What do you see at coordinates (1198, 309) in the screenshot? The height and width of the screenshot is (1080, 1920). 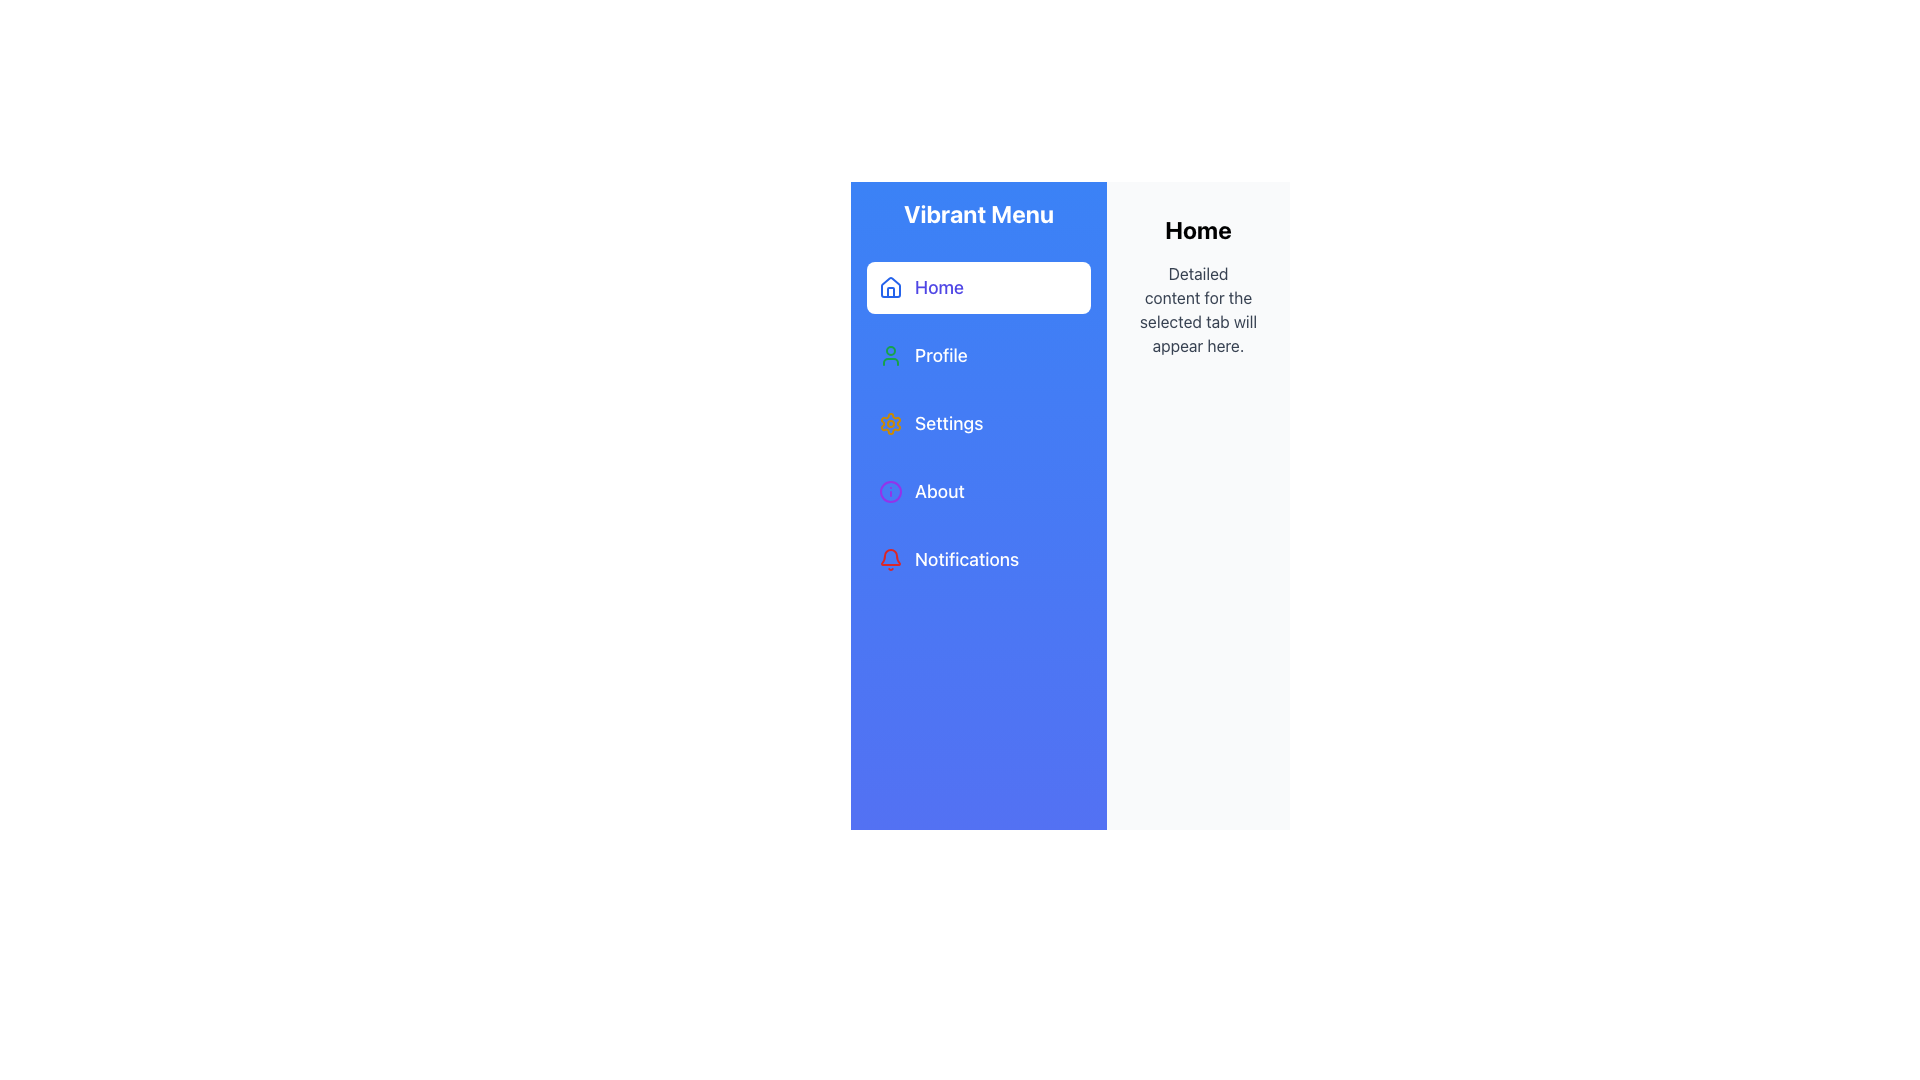 I see `the static text displaying 'Detailed content for the selected tab will appear here.' which is located beneath the 'Home' header` at bounding box center [1198, 309].